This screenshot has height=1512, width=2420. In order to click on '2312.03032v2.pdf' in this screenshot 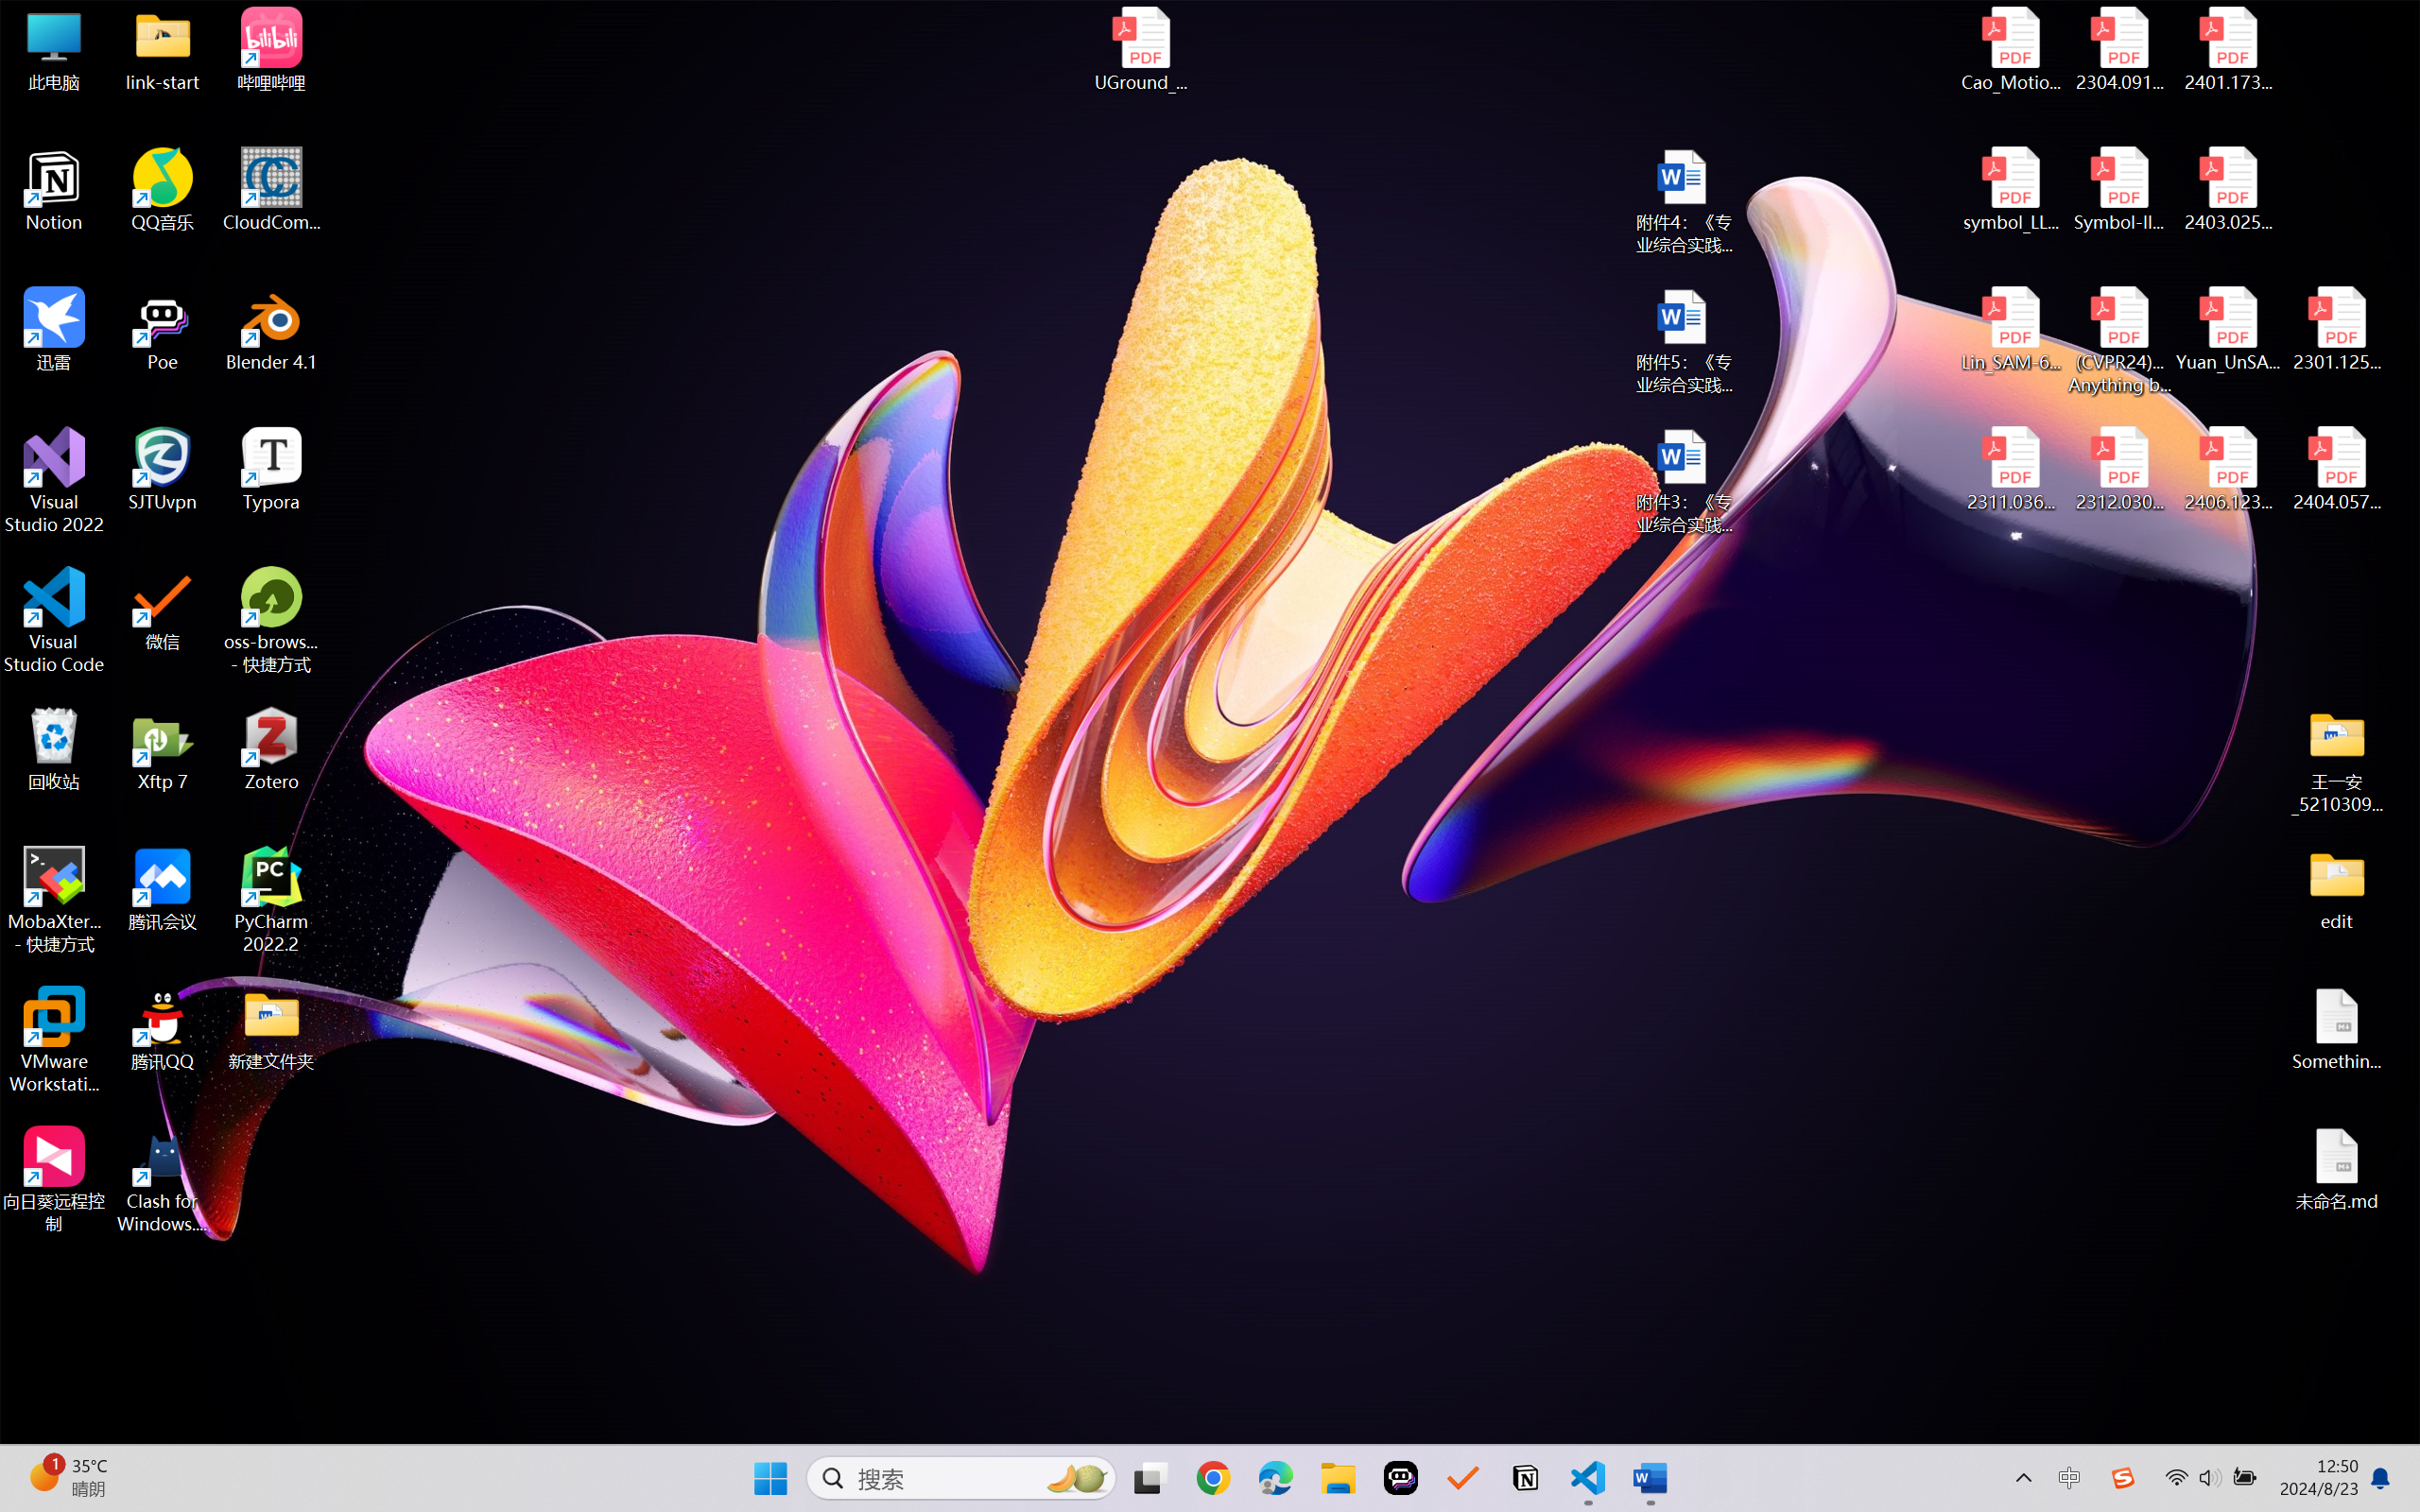, I will do `click(2118, 469)`.